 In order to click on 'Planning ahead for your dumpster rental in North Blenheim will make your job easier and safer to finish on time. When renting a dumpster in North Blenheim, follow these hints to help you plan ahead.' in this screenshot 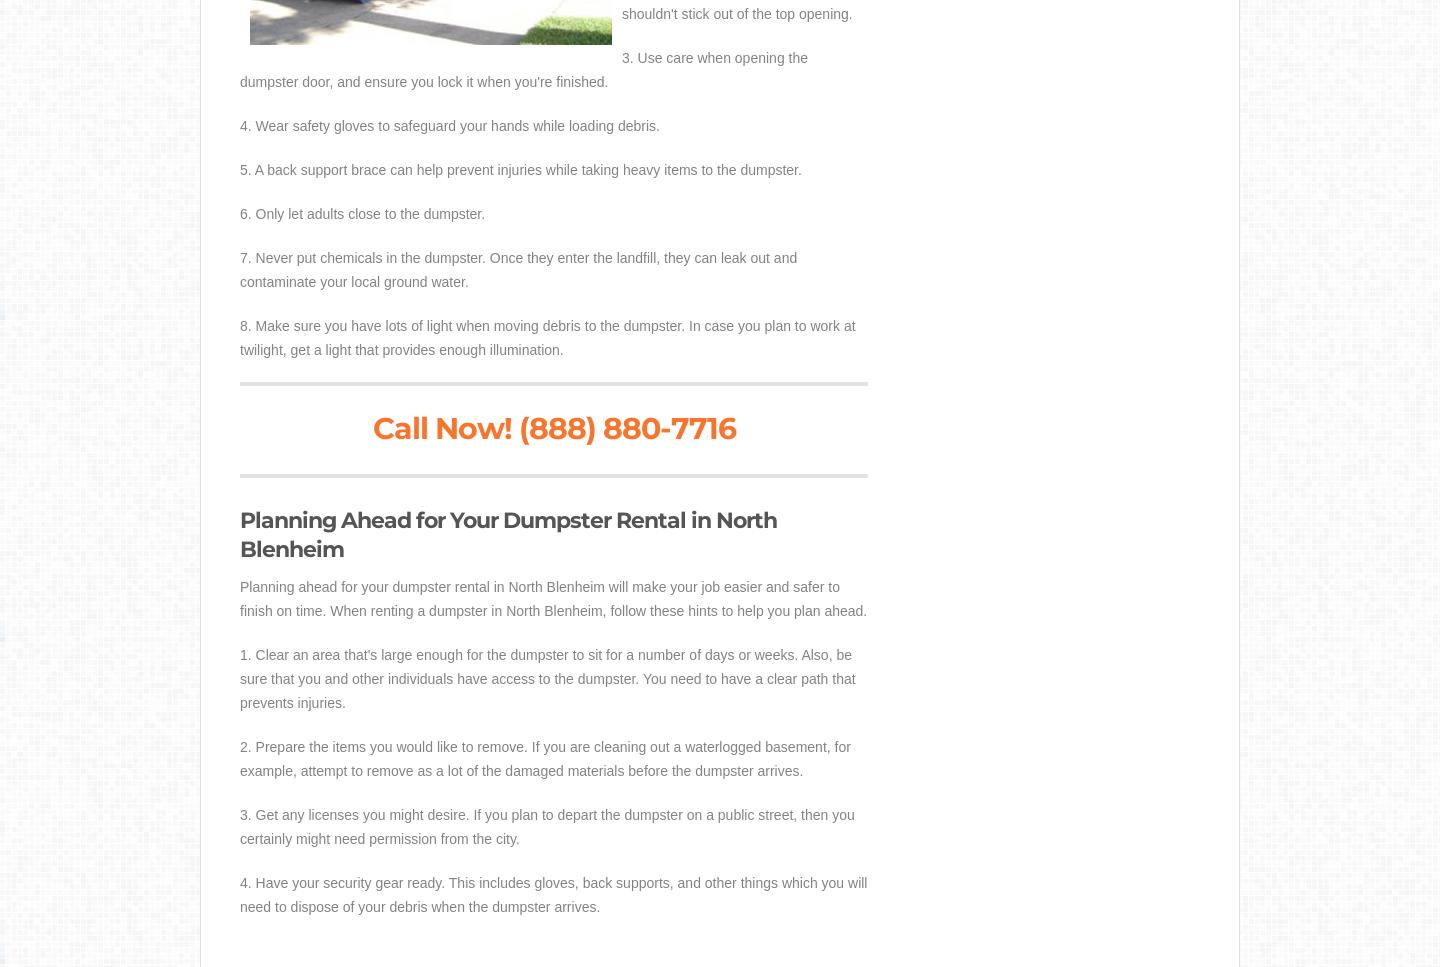, I will do `click(553, 598)`.